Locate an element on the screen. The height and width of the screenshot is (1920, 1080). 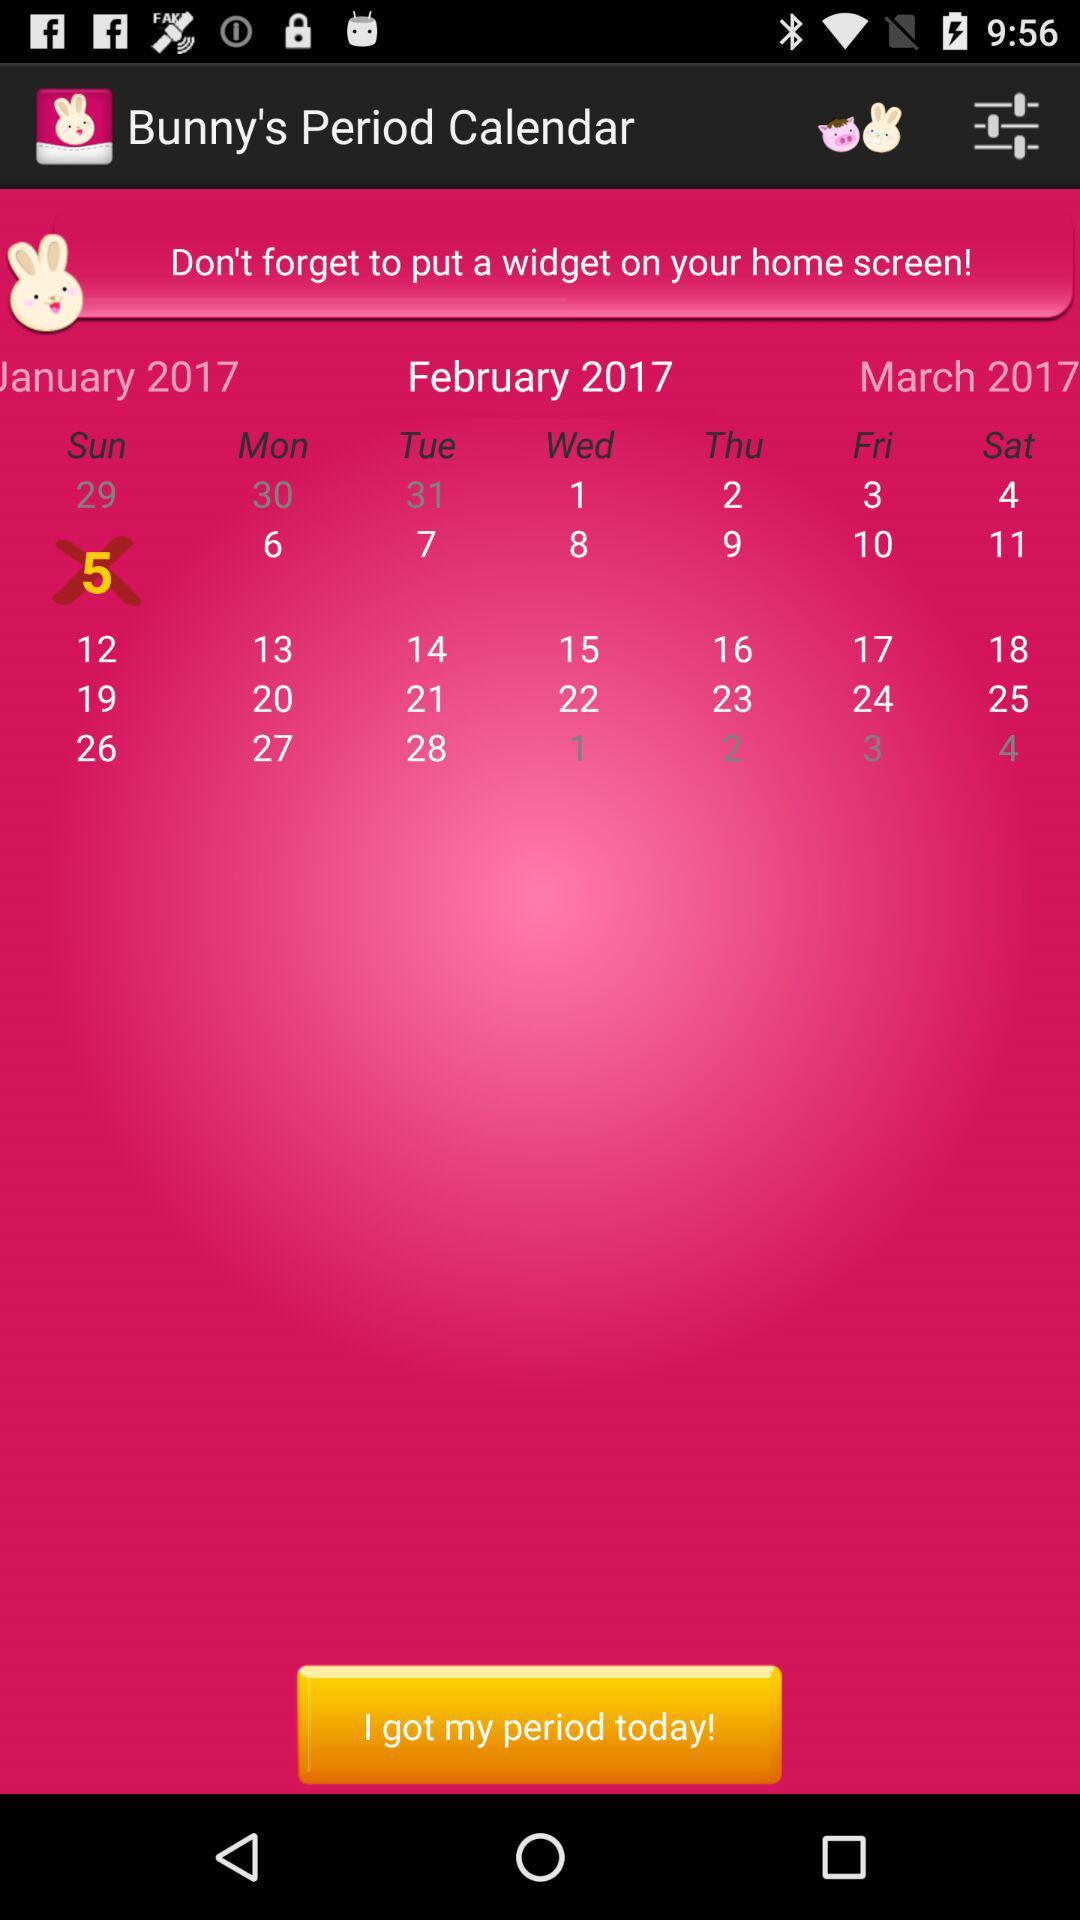
item next to the thu app is located at coordinates (871, 443).